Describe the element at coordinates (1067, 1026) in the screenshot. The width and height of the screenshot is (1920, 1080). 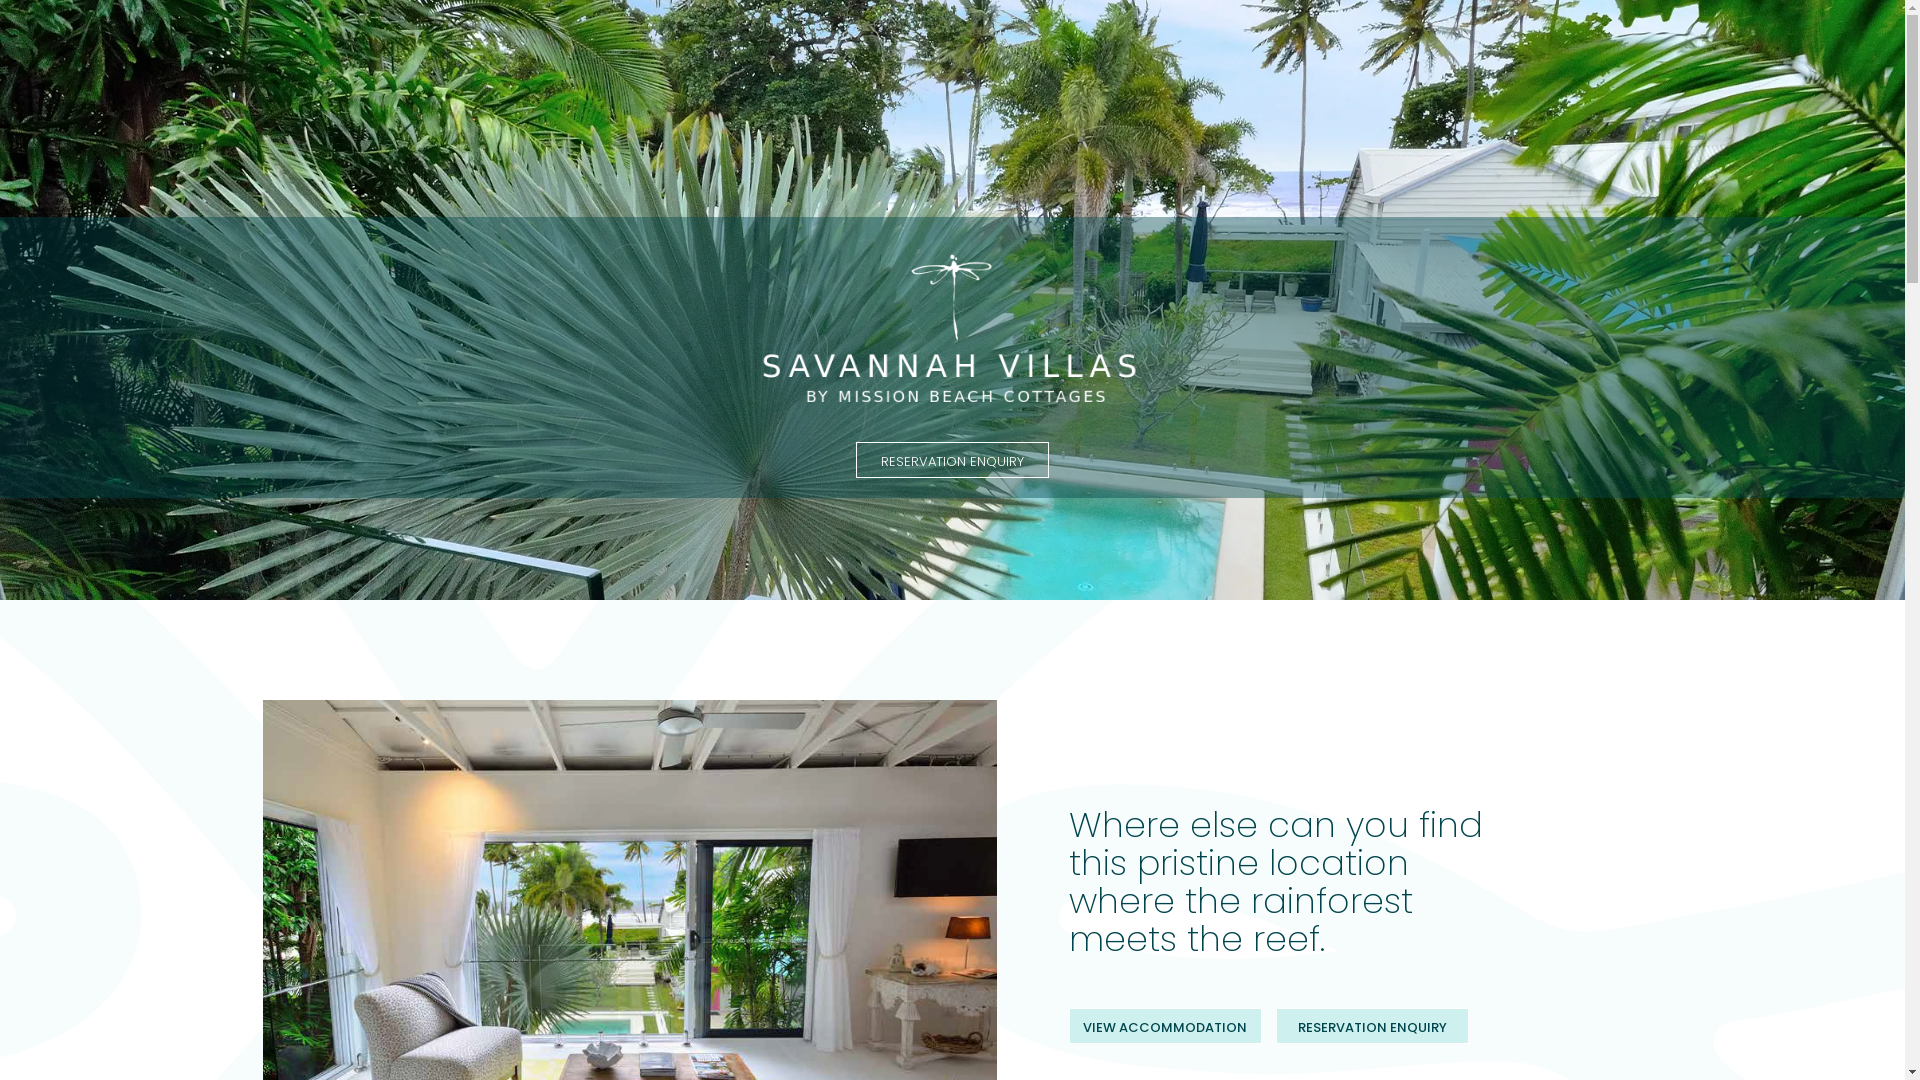
I see `'VIEW ACCOMMODATION'` at that location.